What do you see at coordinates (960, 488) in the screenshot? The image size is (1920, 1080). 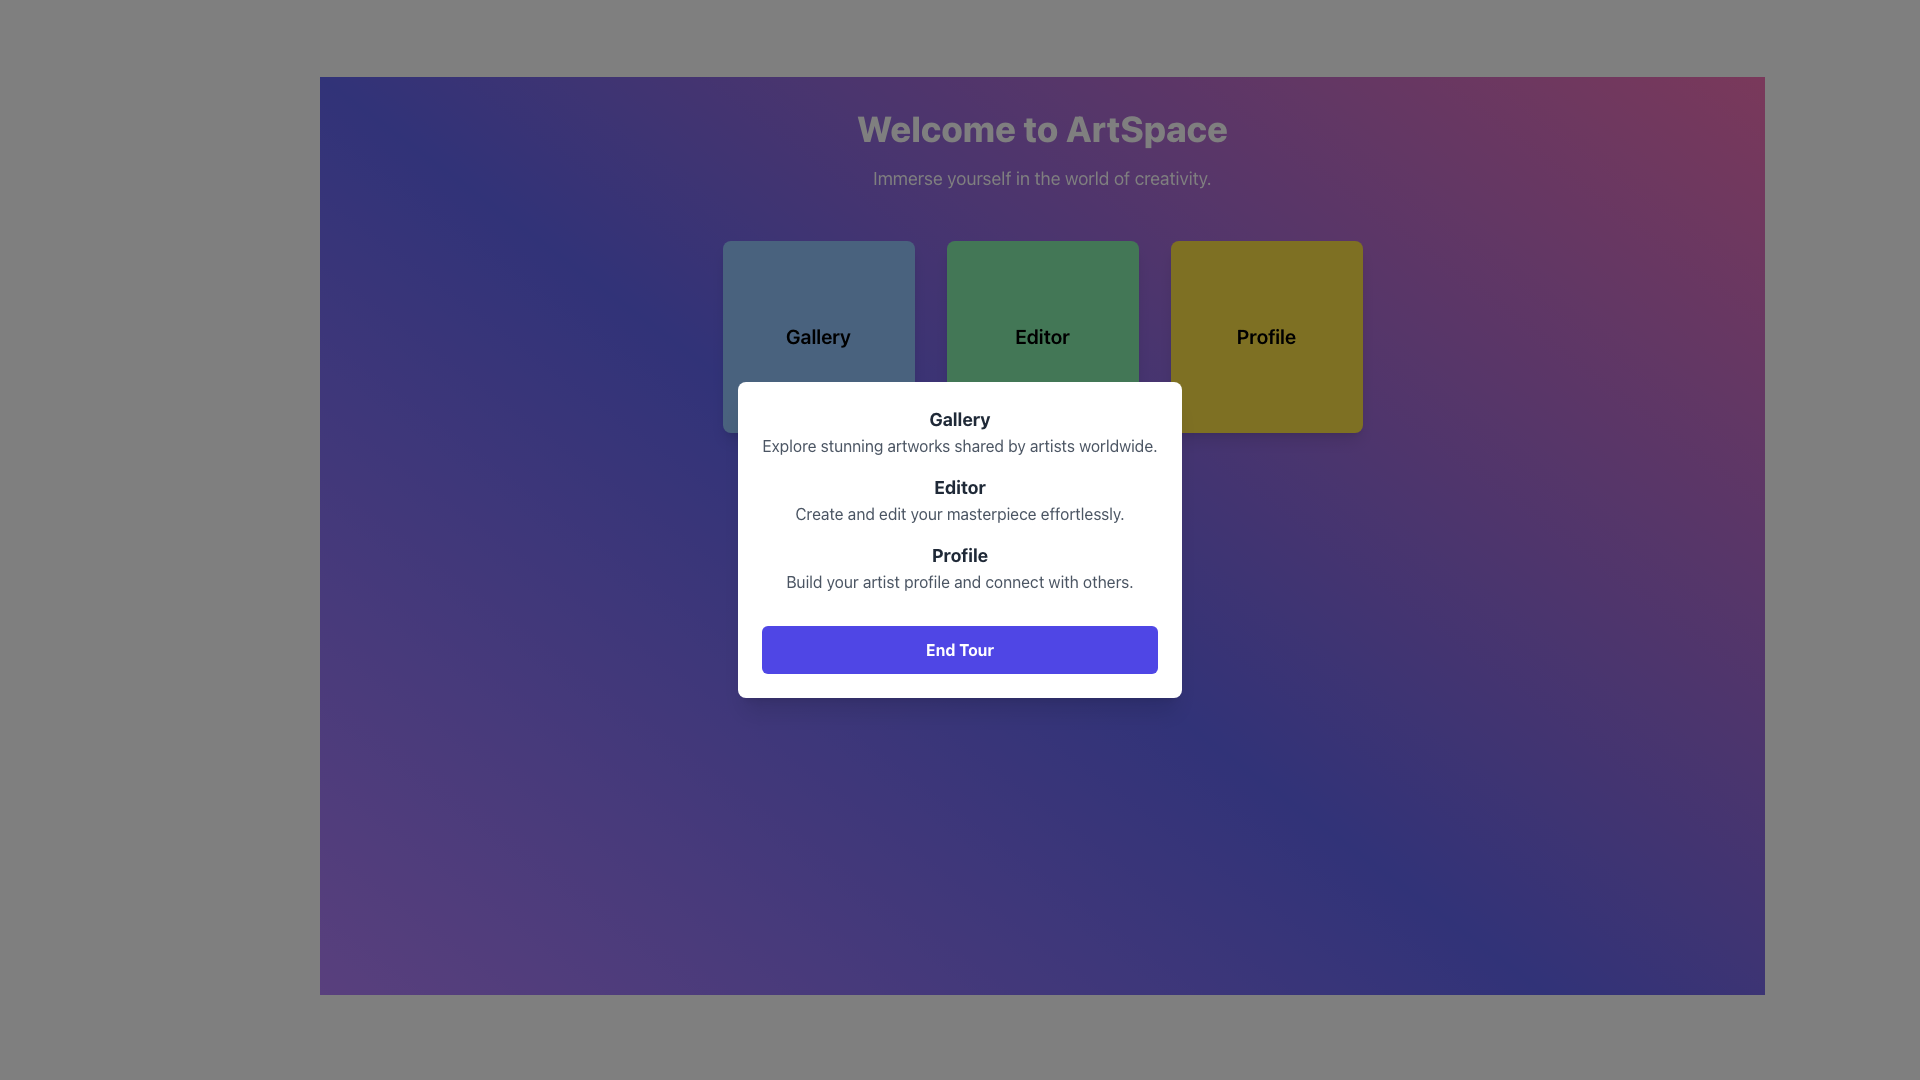 I see `bold, large-sized header text labeled 'Editor' located in the pop-up card, which is the second header in a series of three sections` at bounding box center [960, 488].